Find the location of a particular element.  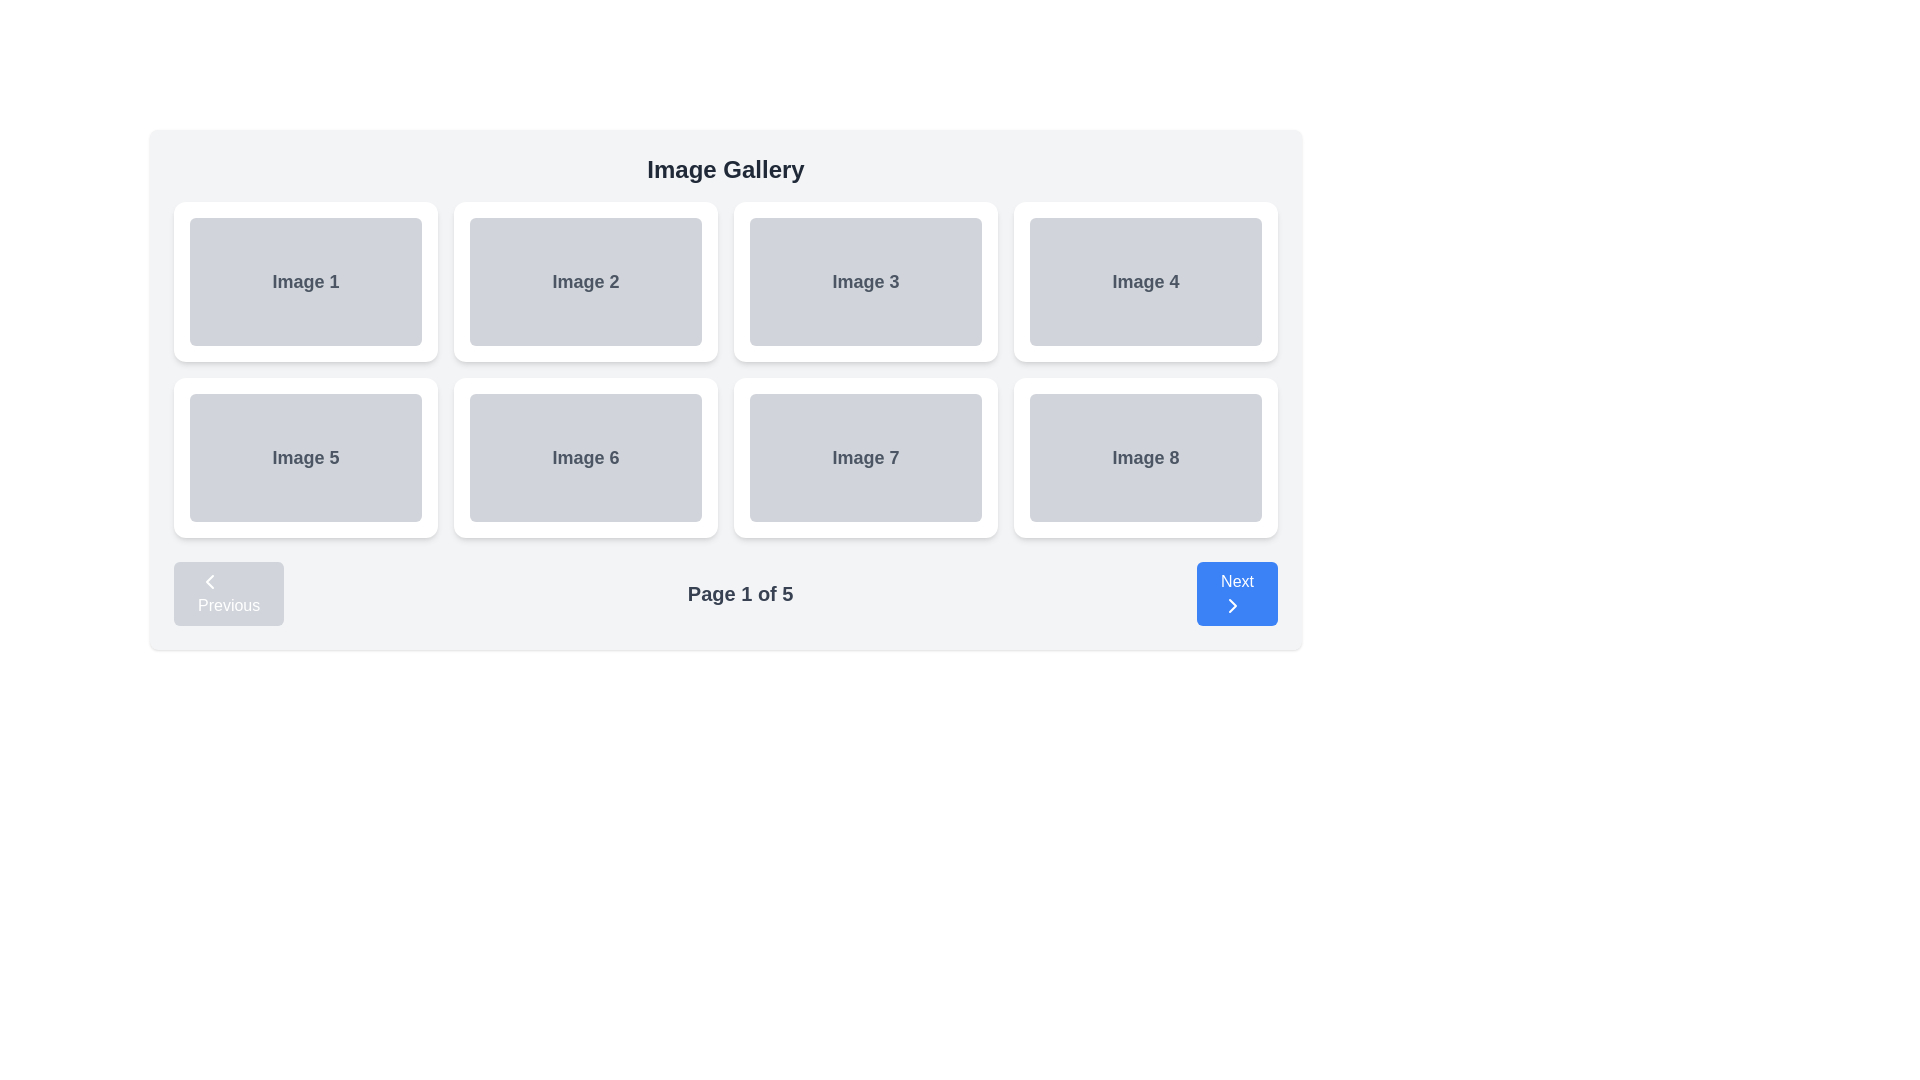

the text label displaying 'Image 6' which is located in a light gray rectangular box and serves as the label for the image placeholder in the second row, second column of a 2-row grid layout is located at coordinates (584, 458).